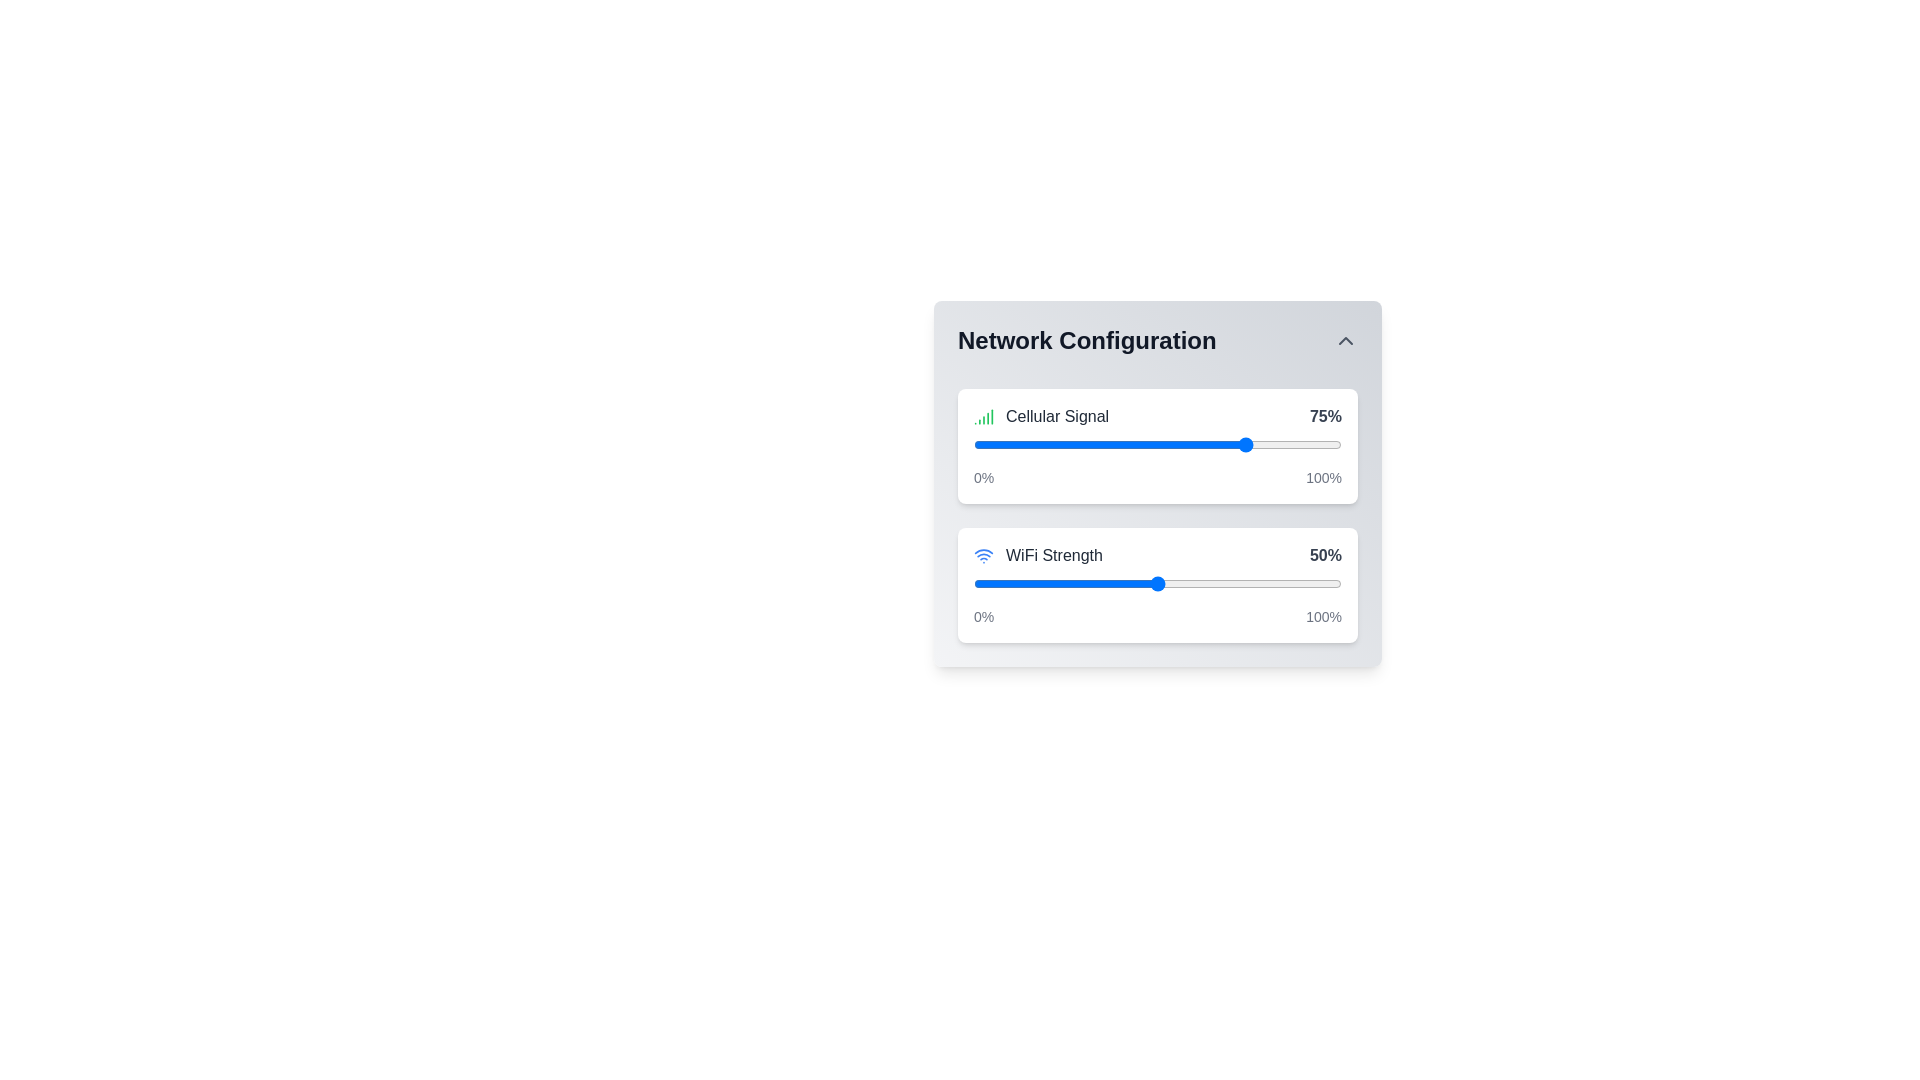 This screenshot has width=1920, height=1080. Describe the element at coordinates (1330, 443) in the screenshot. I see `the Cellular Signal strength` at that location.